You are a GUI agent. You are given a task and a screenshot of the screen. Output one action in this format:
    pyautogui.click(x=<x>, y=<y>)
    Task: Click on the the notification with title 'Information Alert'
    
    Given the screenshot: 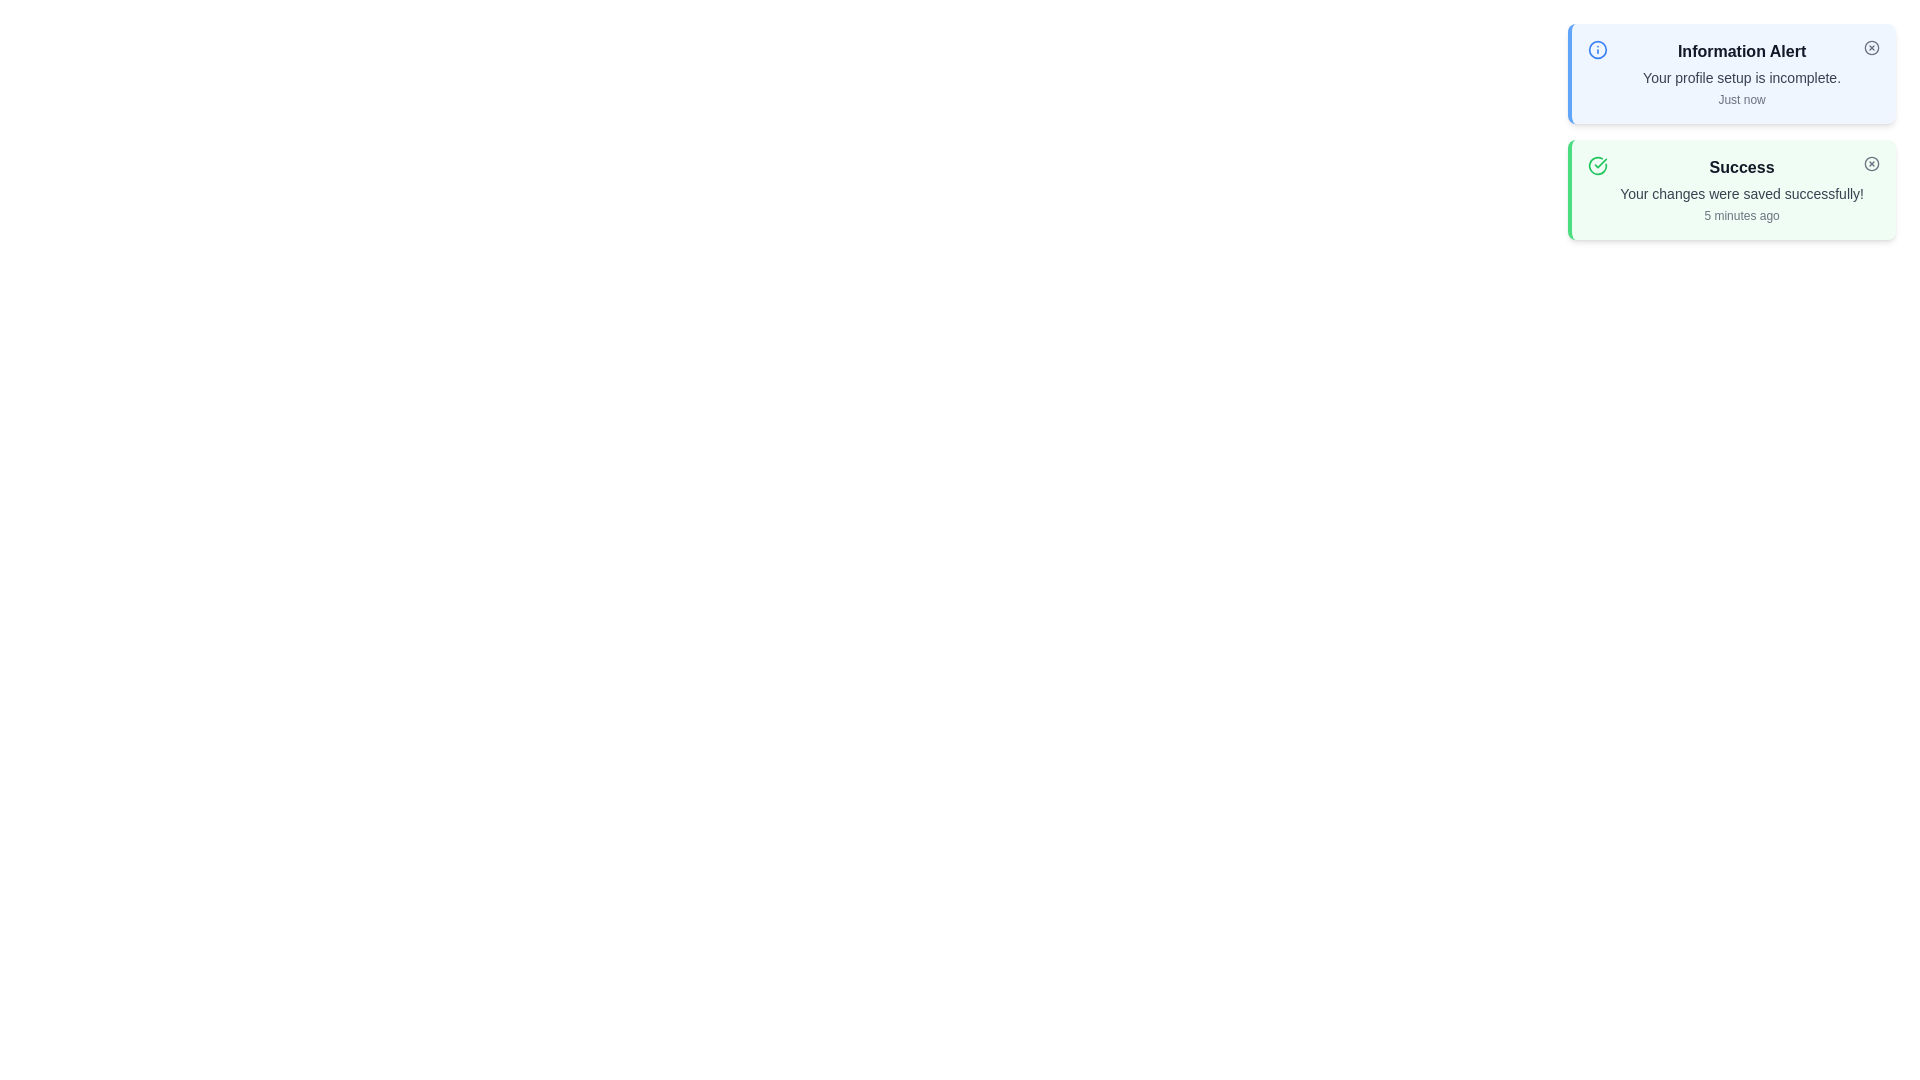 What is the action you would take?
    pyautogui.click(x=1731, y=72)
    